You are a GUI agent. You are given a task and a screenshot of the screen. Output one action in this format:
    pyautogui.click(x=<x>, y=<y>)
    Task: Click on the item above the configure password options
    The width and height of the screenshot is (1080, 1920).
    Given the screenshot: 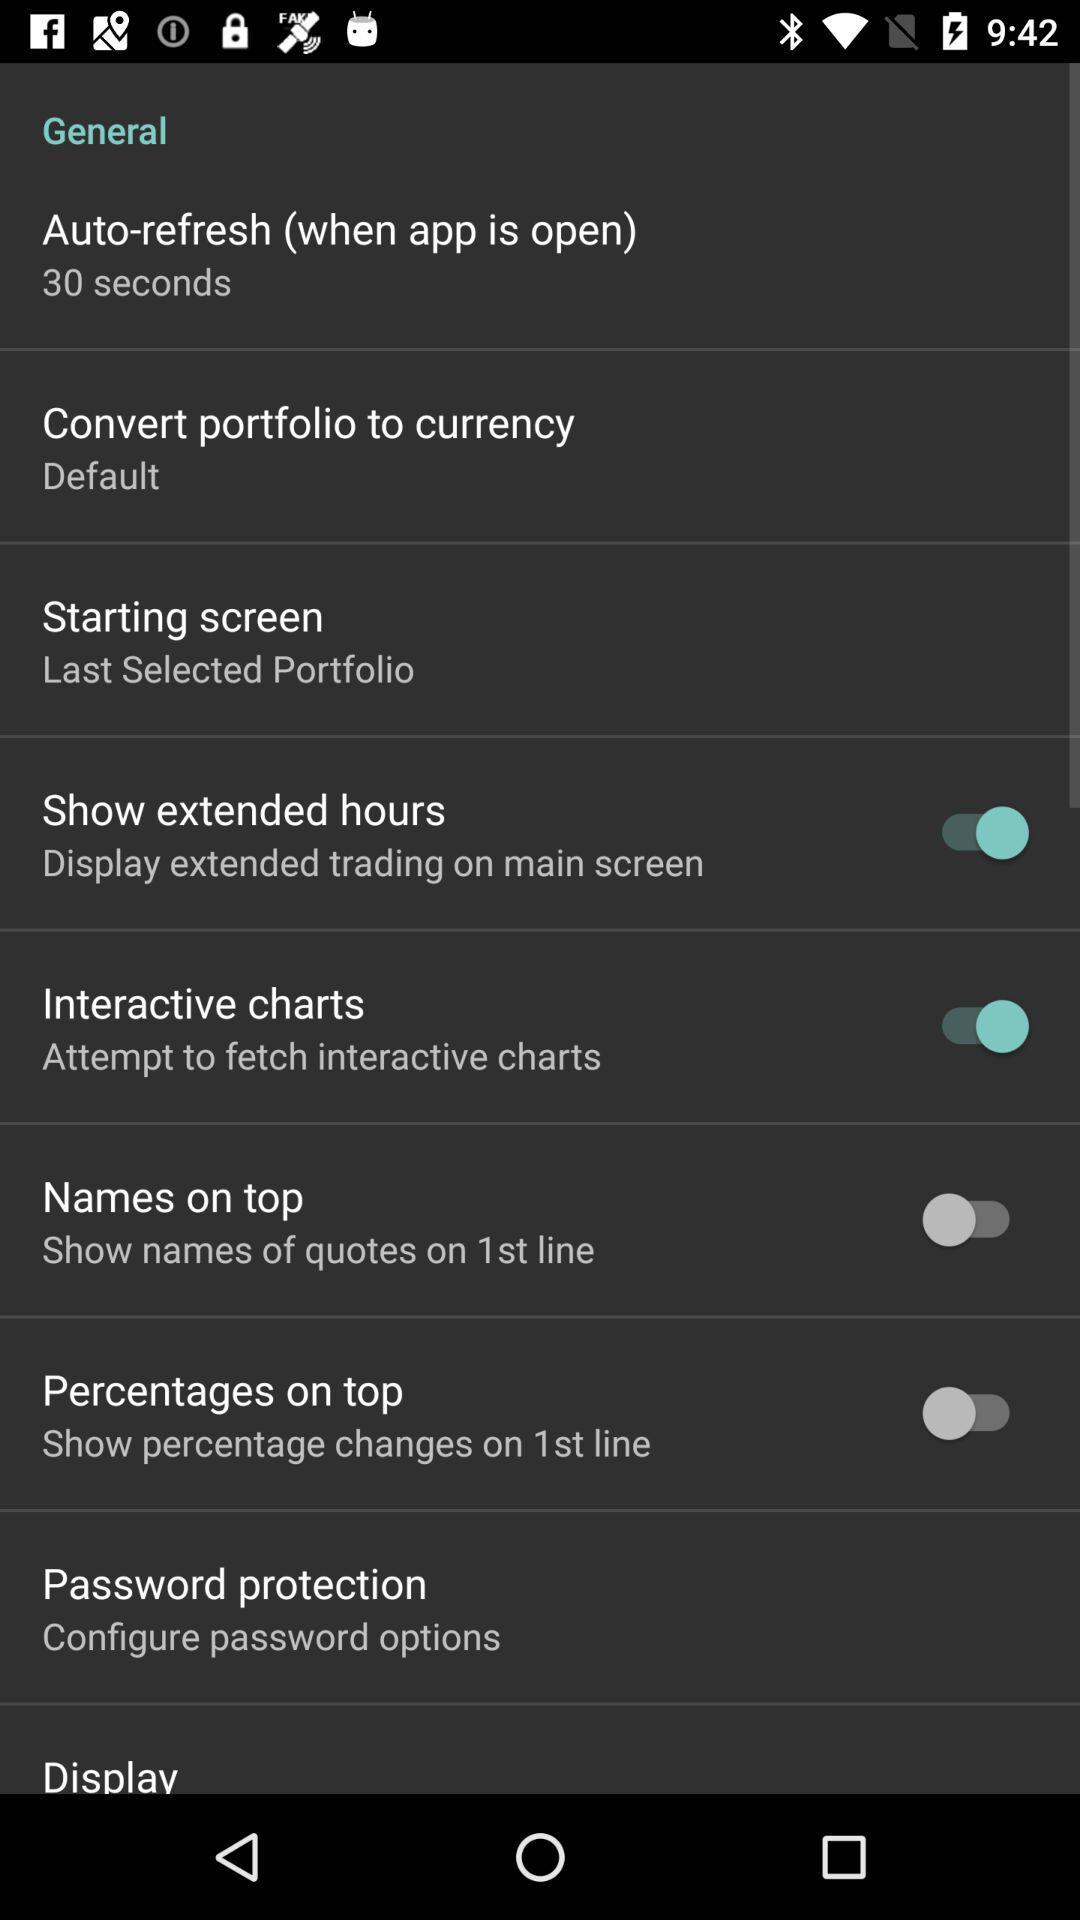 What is the action you would take?
    pyautogui.click(x=233, y=1581)
    